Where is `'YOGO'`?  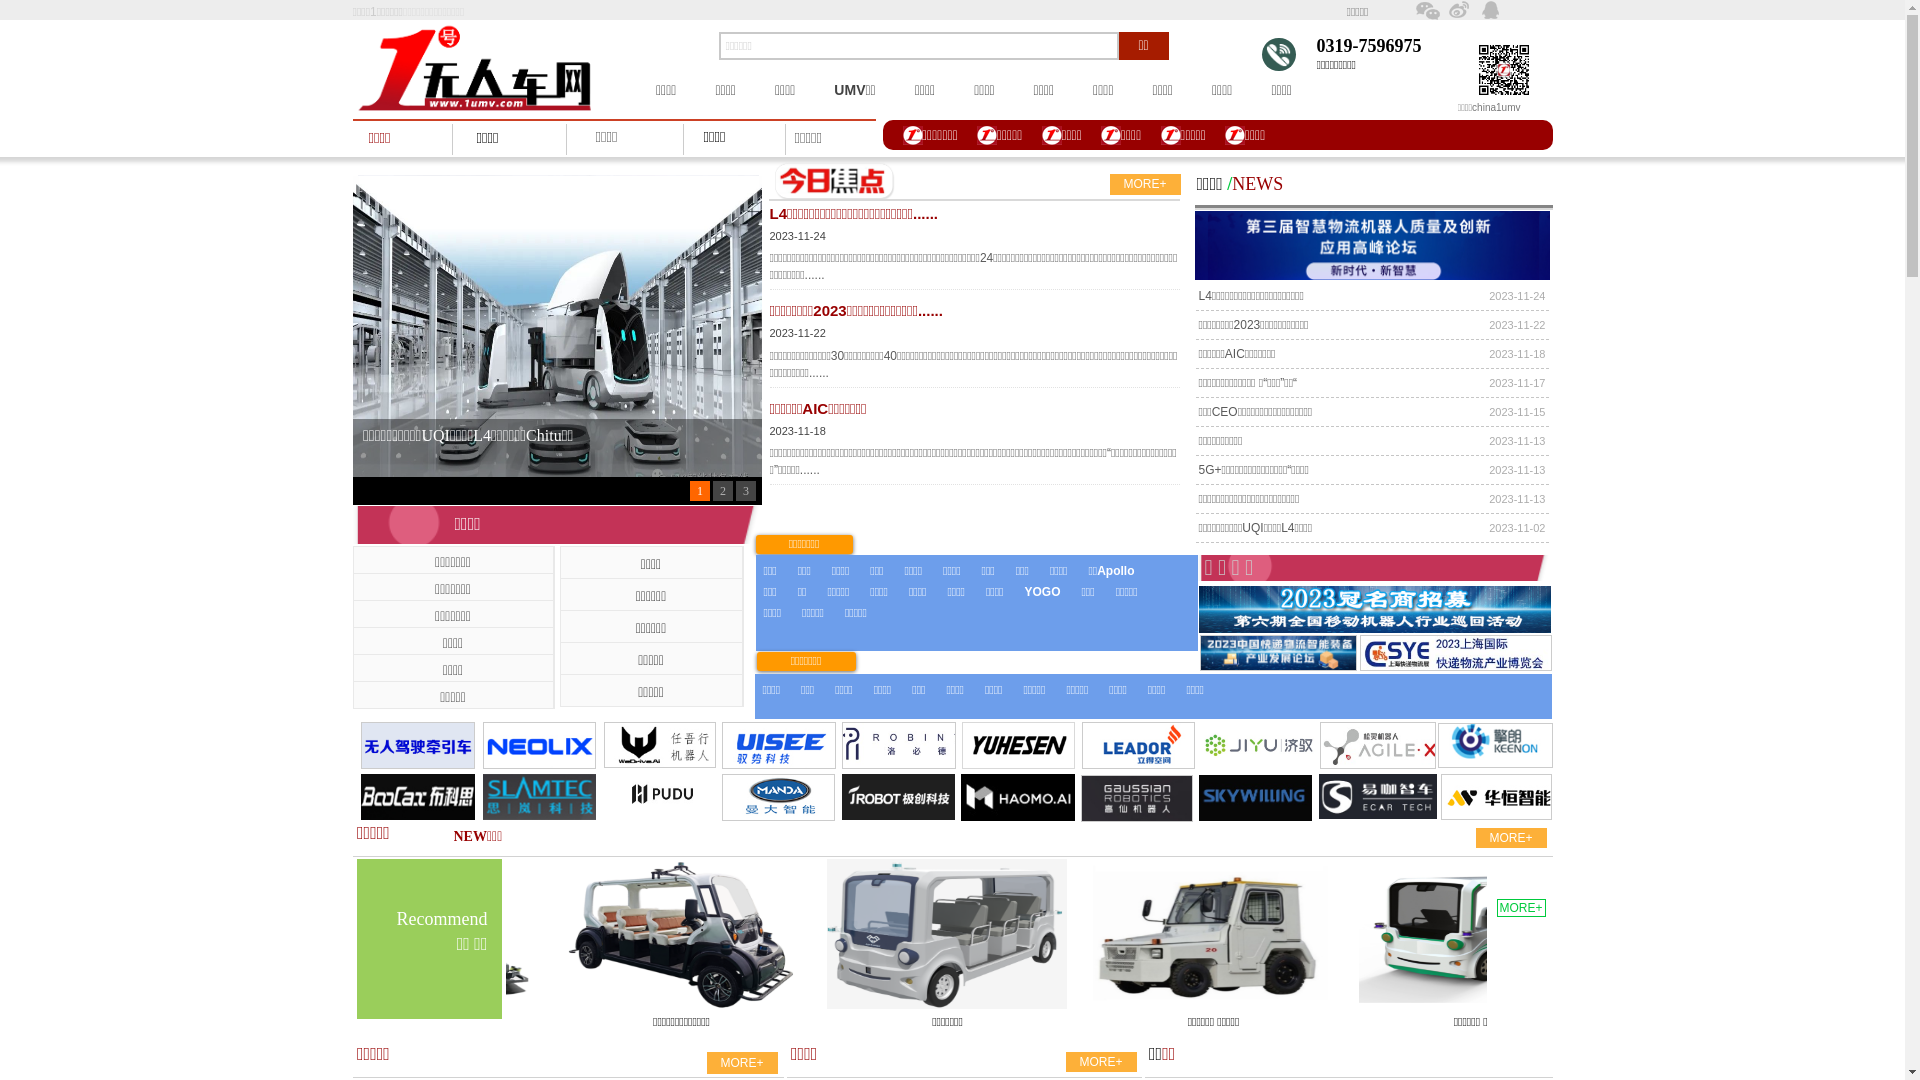 'YOGO' is located at coordinates (1023, 591).